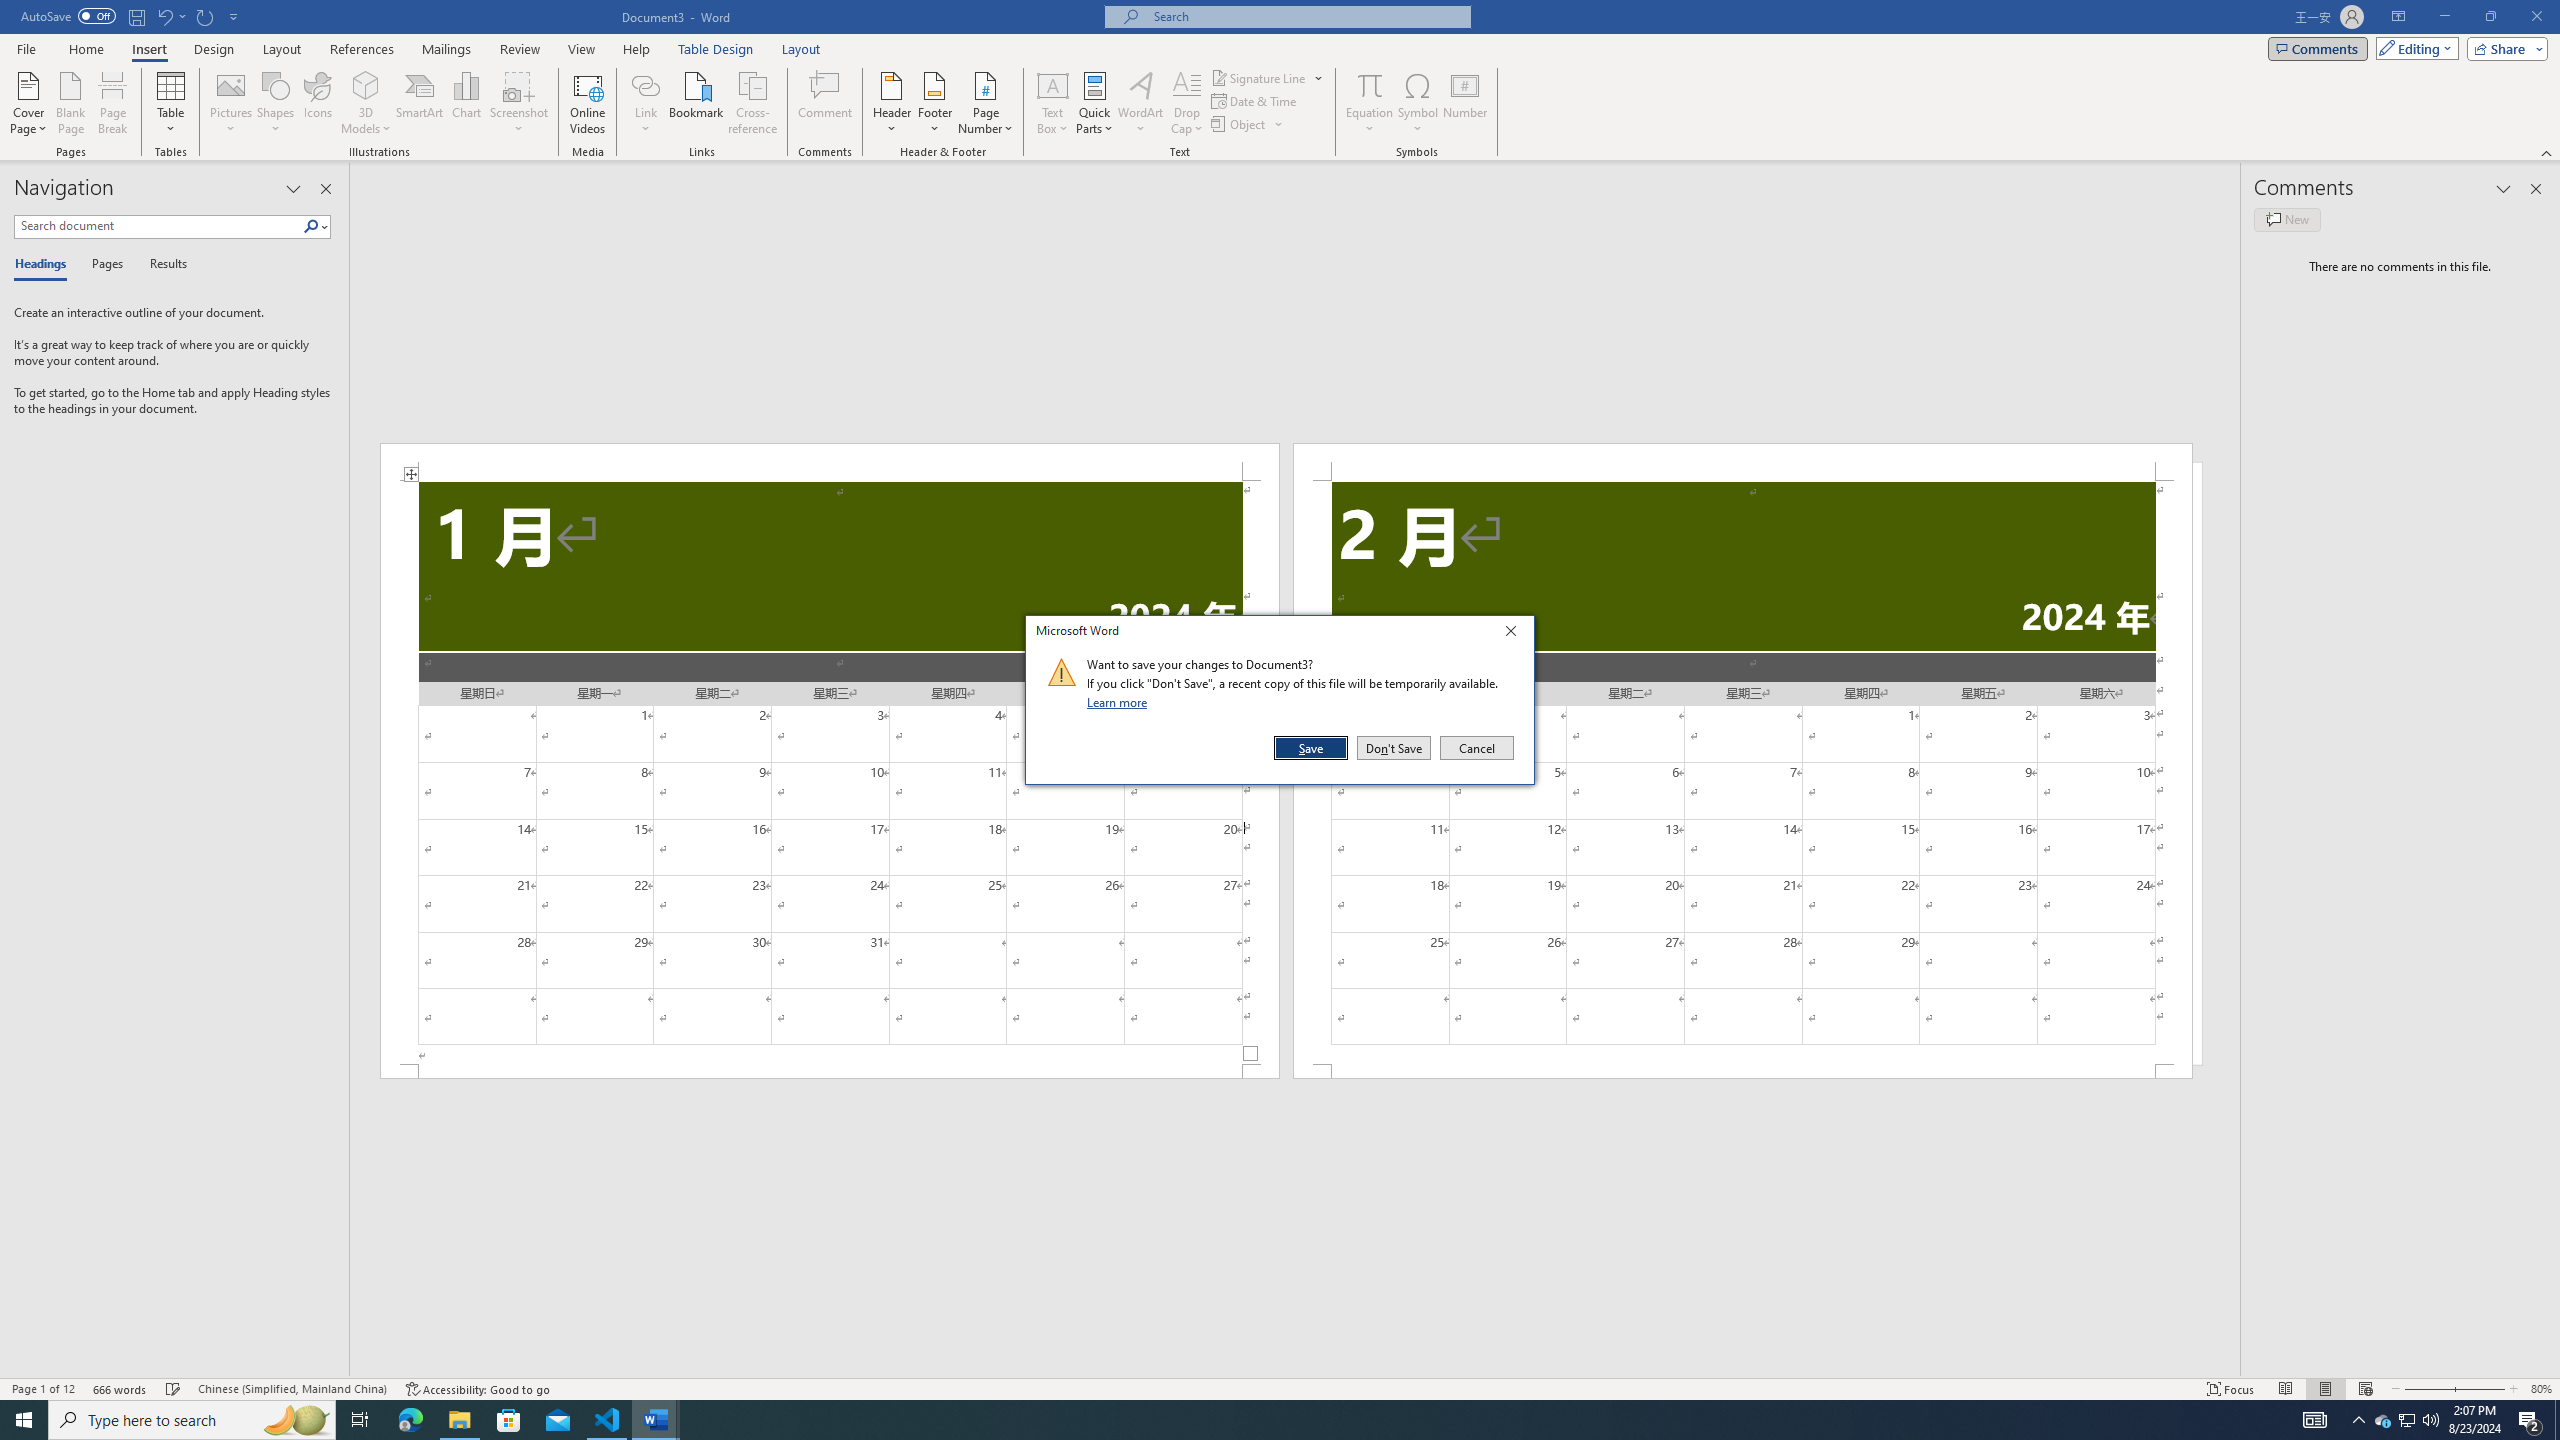 This screenshot has width=2560, height=1440. What do you see at coordinates (1140, 103) in the screenshot?
I see `'WordArt'` at bounding box center [1140, 103].